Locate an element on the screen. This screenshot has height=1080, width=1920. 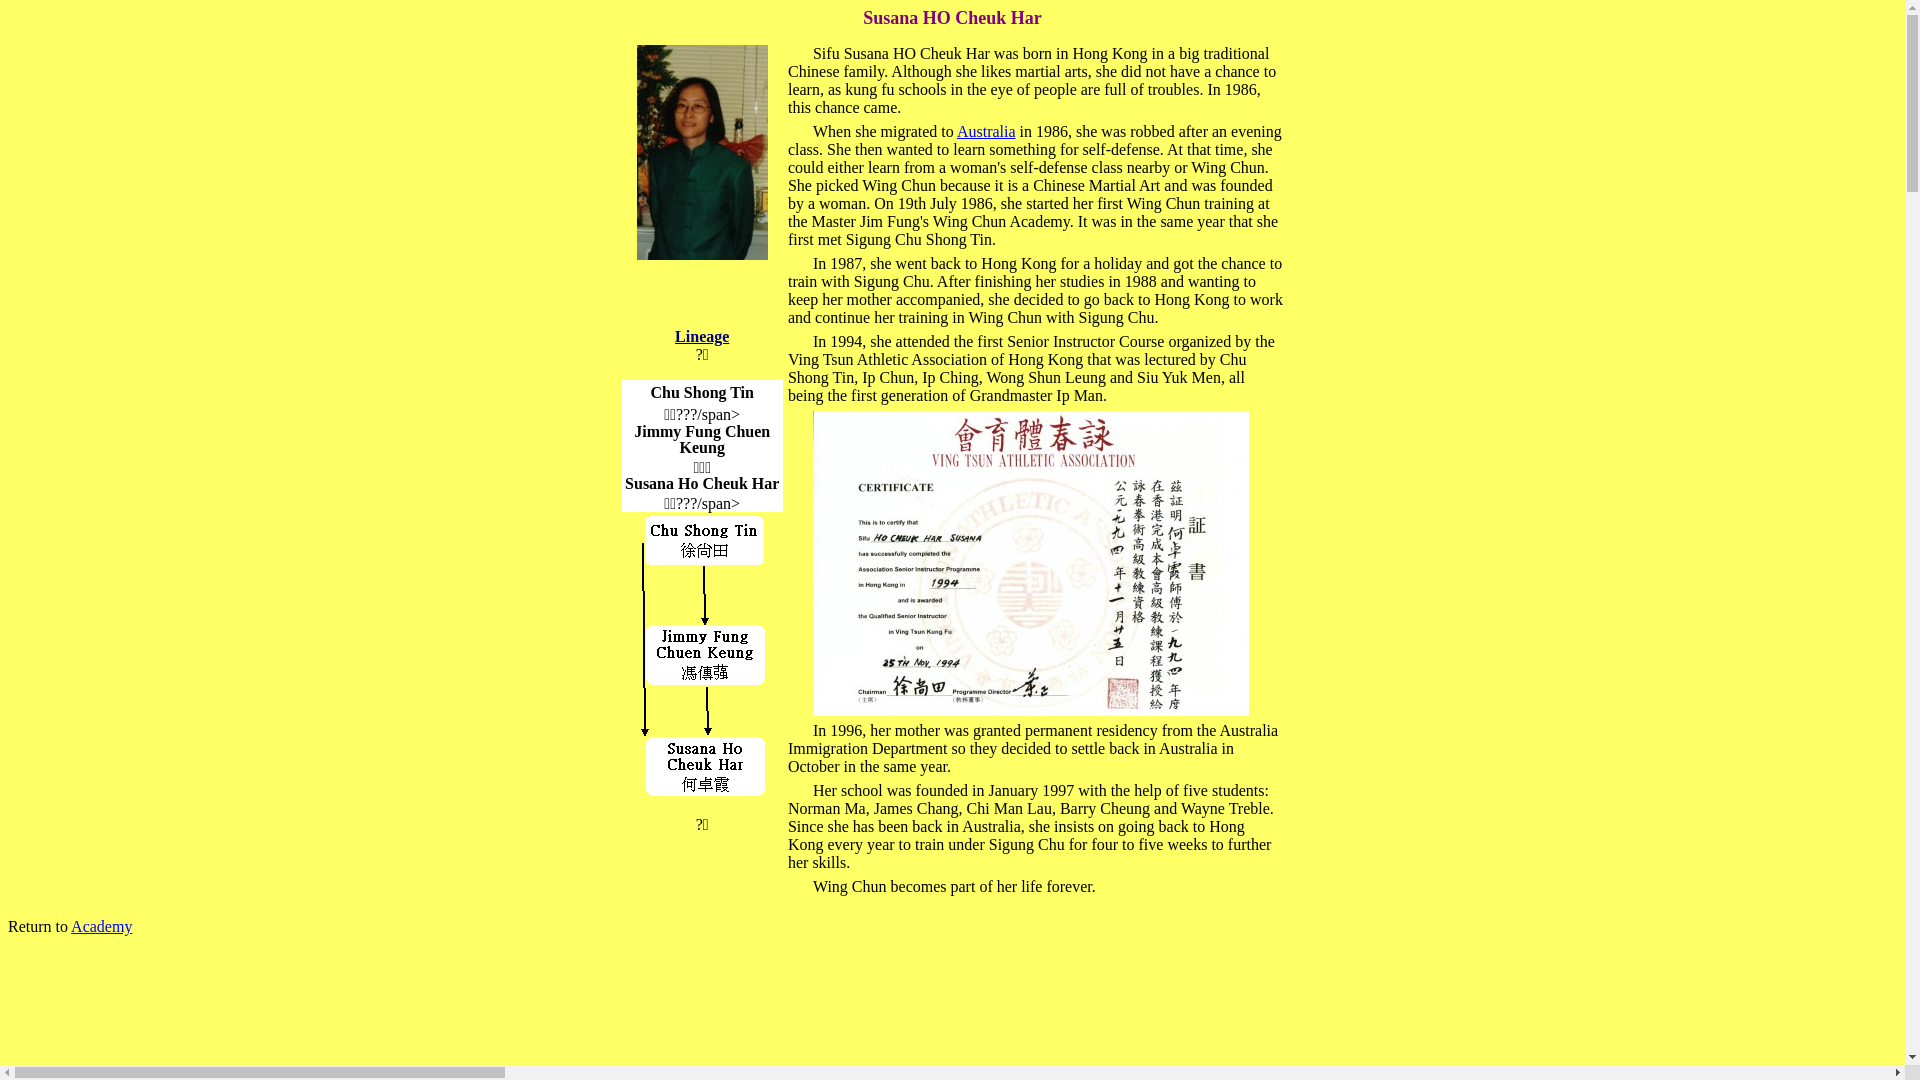
'Australia' is located at coordinates (986, 131).